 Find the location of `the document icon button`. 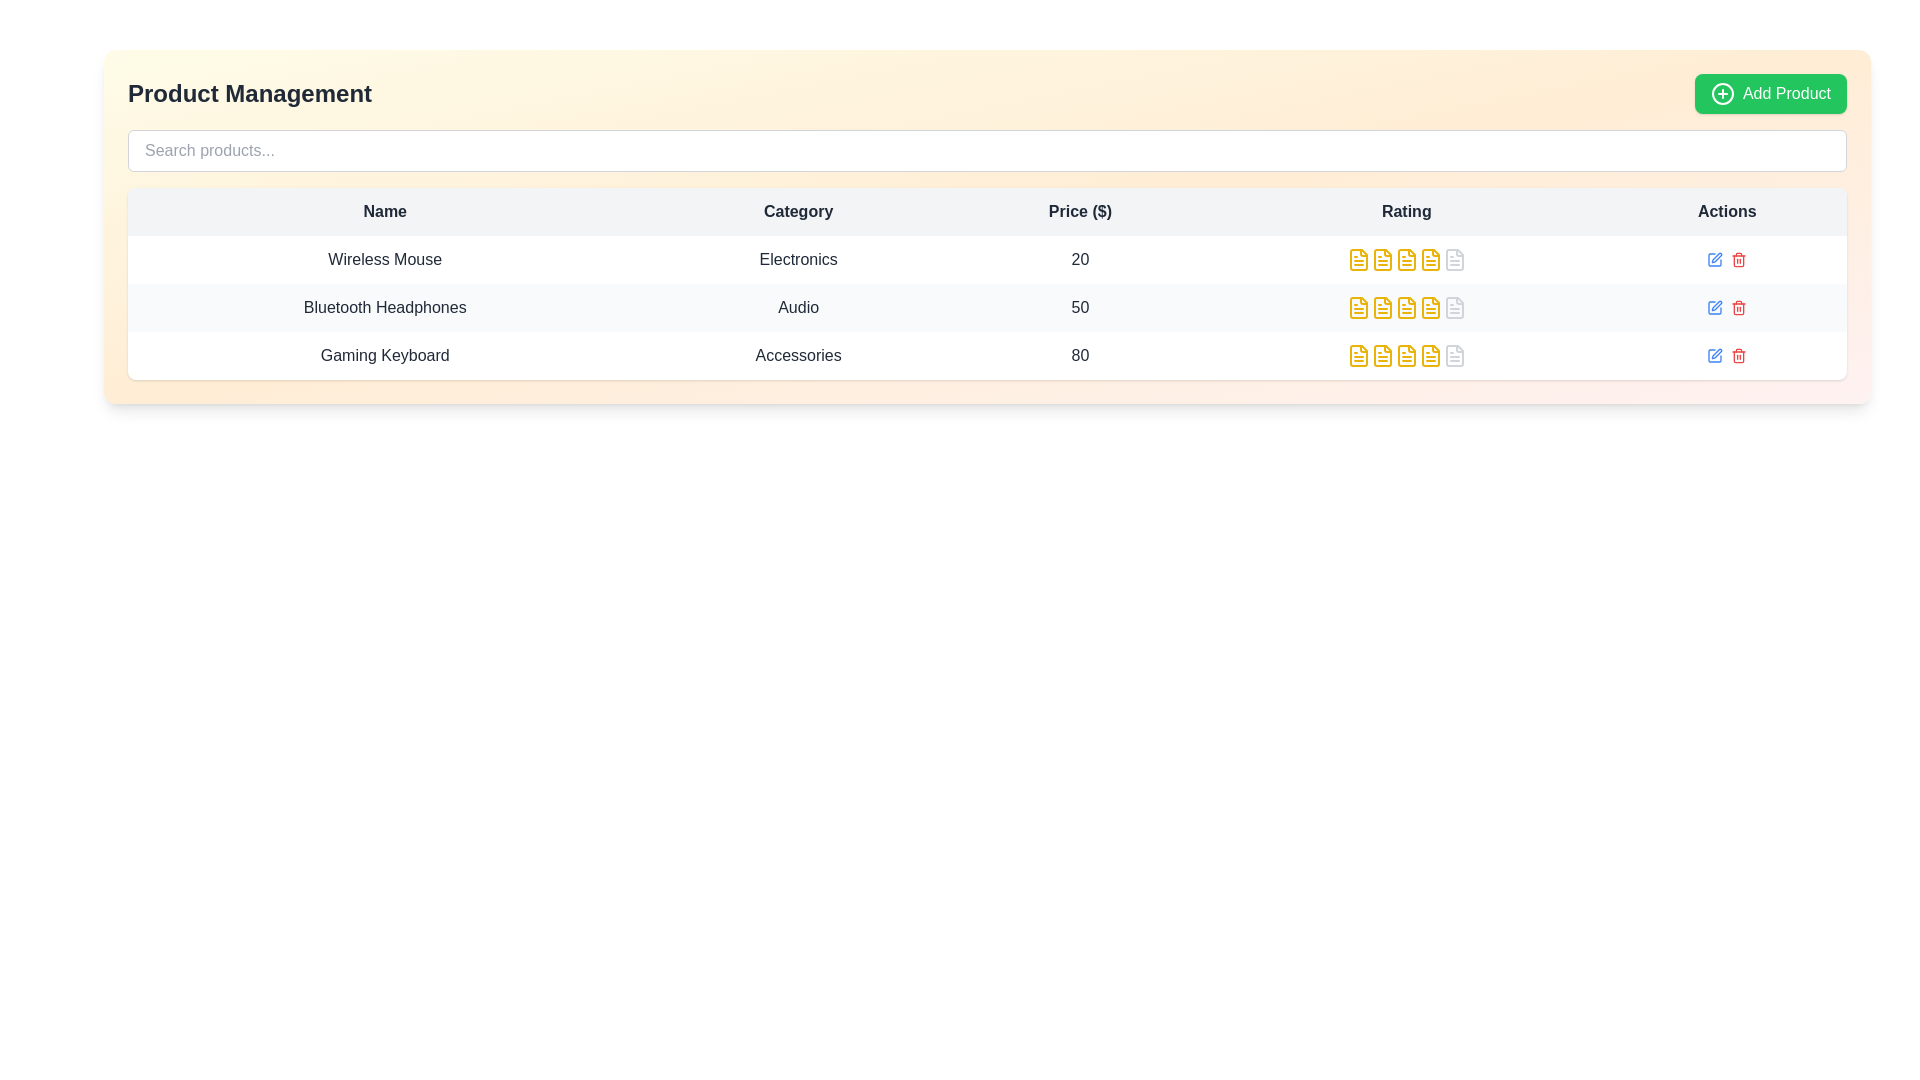

the document icon button is located at coordinates (1358, 258).